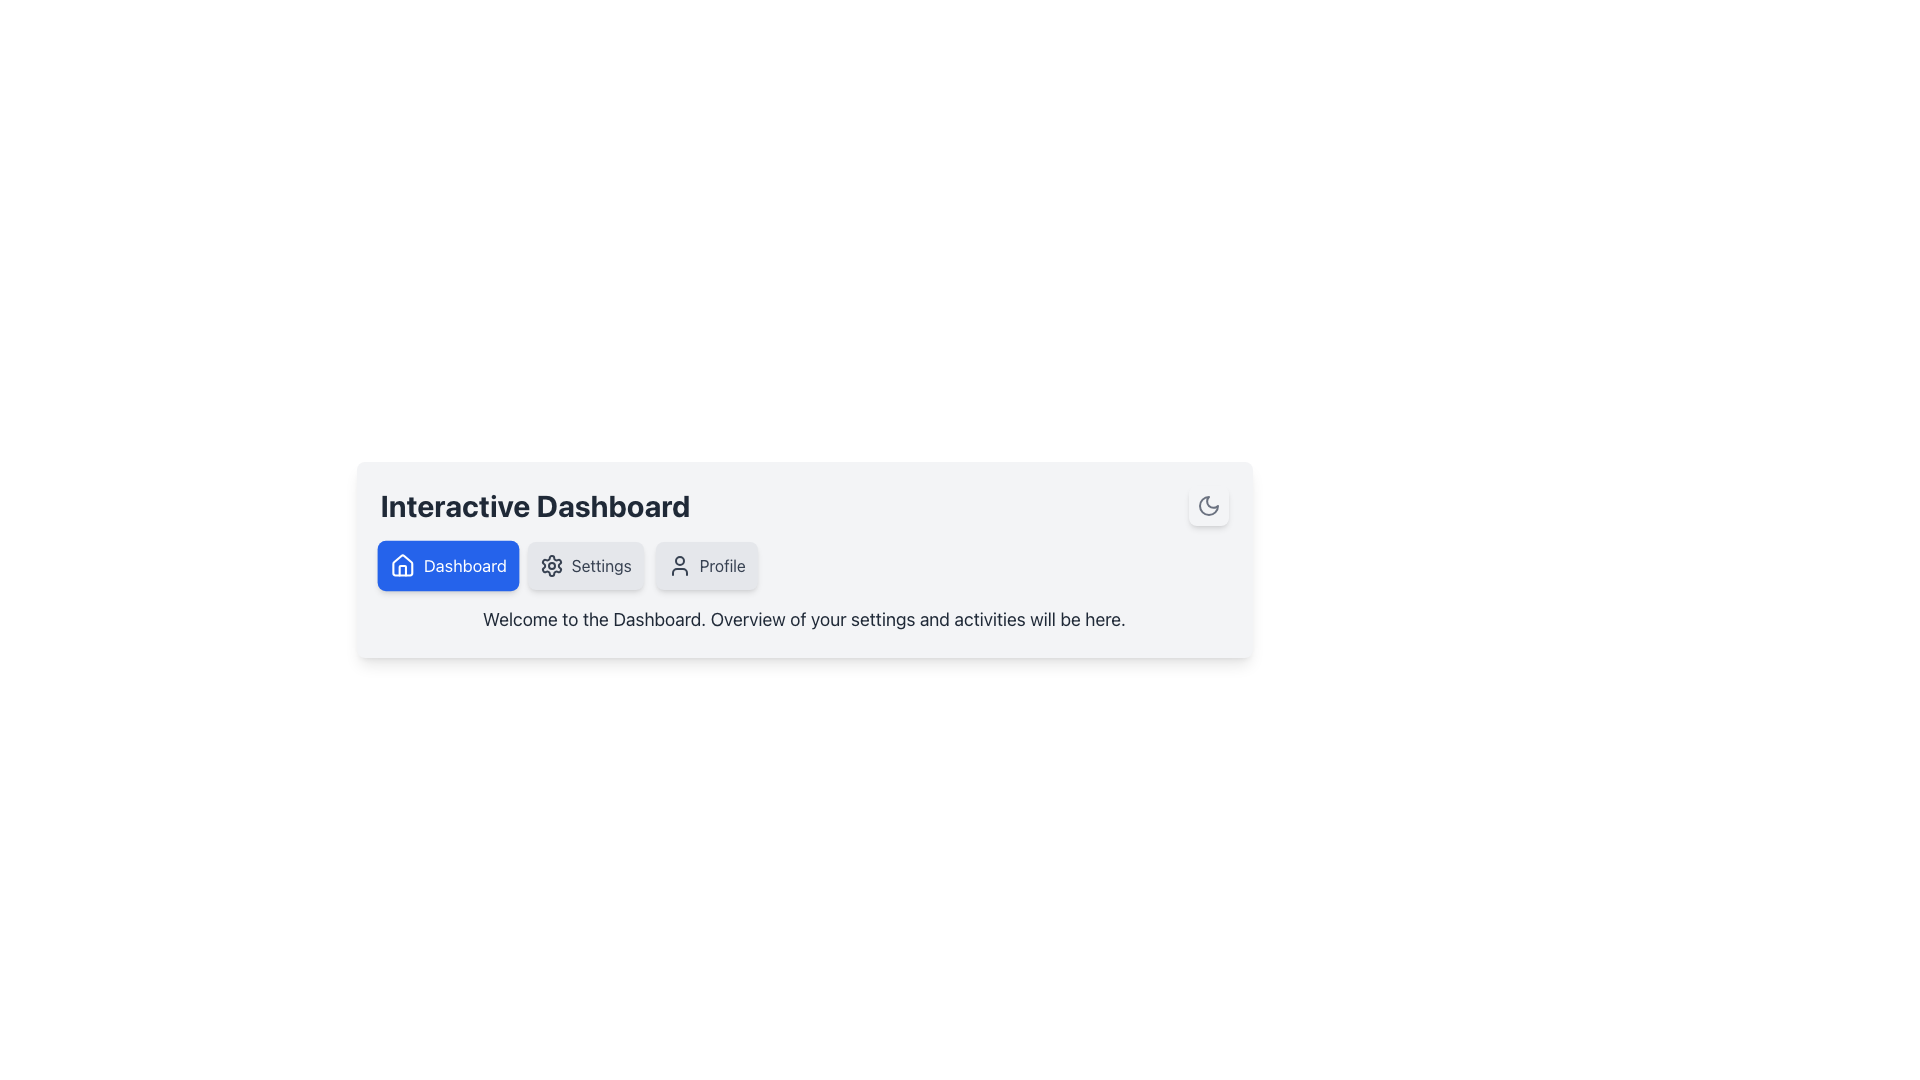 This screenshot has width=1920, height=1080. What do you see at coordinates (1207, 504) in the screenshot?
I see `the crescent moon icon located in the top-right corner of the dashboard interface's main control panel` at bounding box center [1207, 504].